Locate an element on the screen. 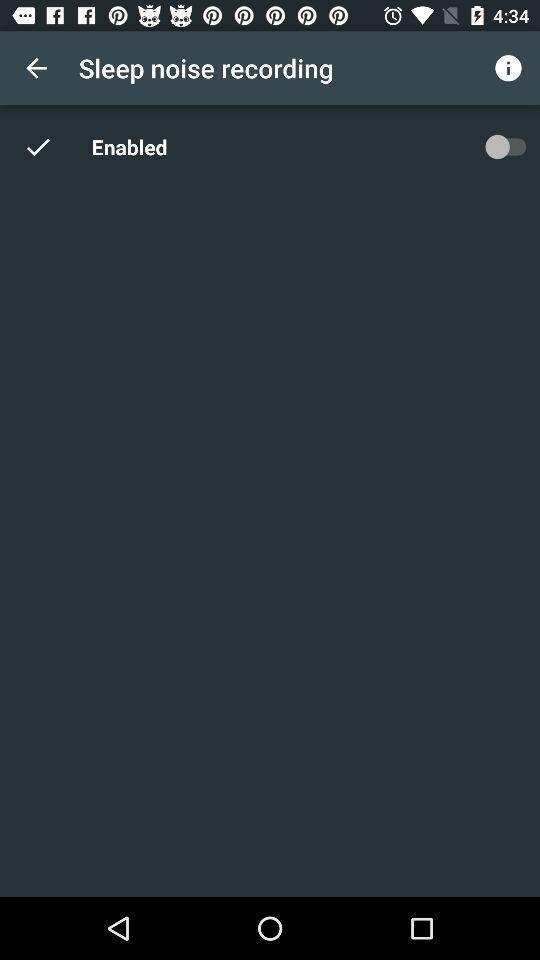  icon next to sleep noise recording is located at coordinates (508, 68).